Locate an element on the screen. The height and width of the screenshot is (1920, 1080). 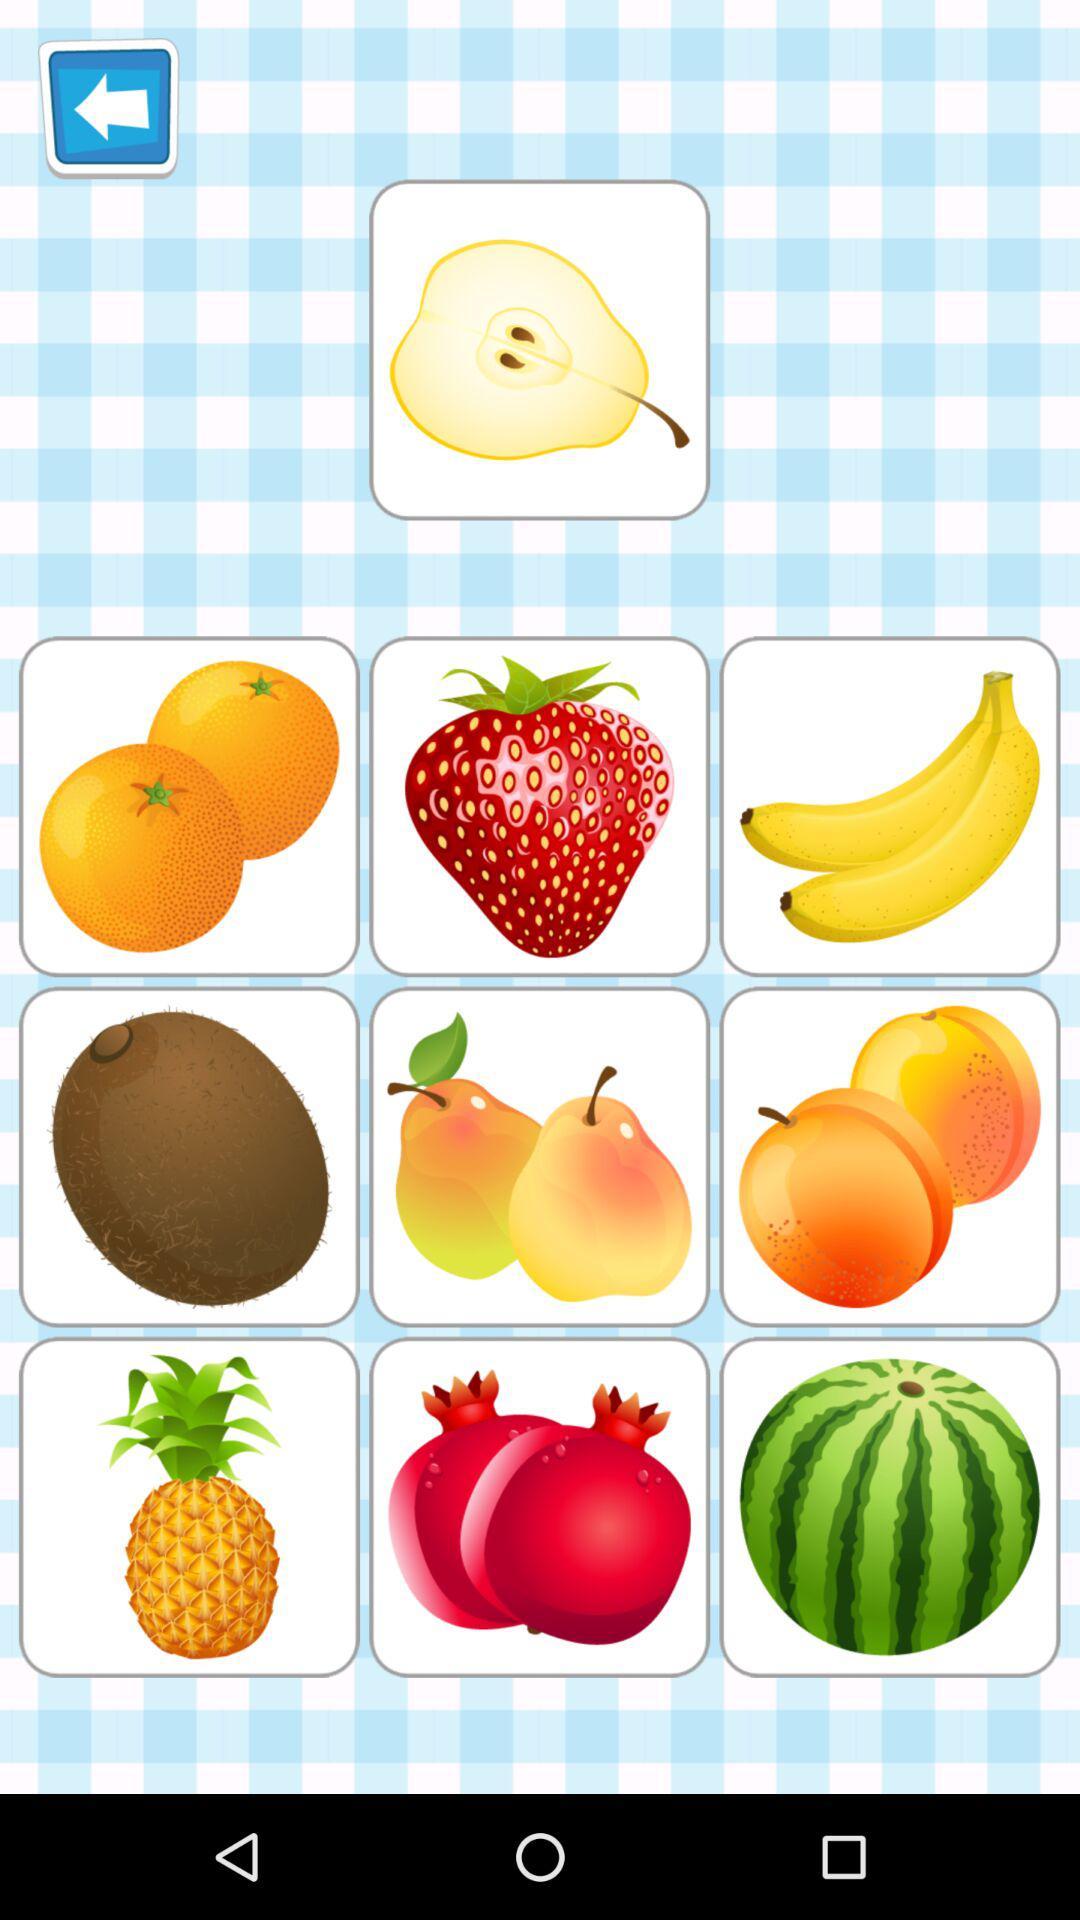
back button is located at coordinates (108, 107).